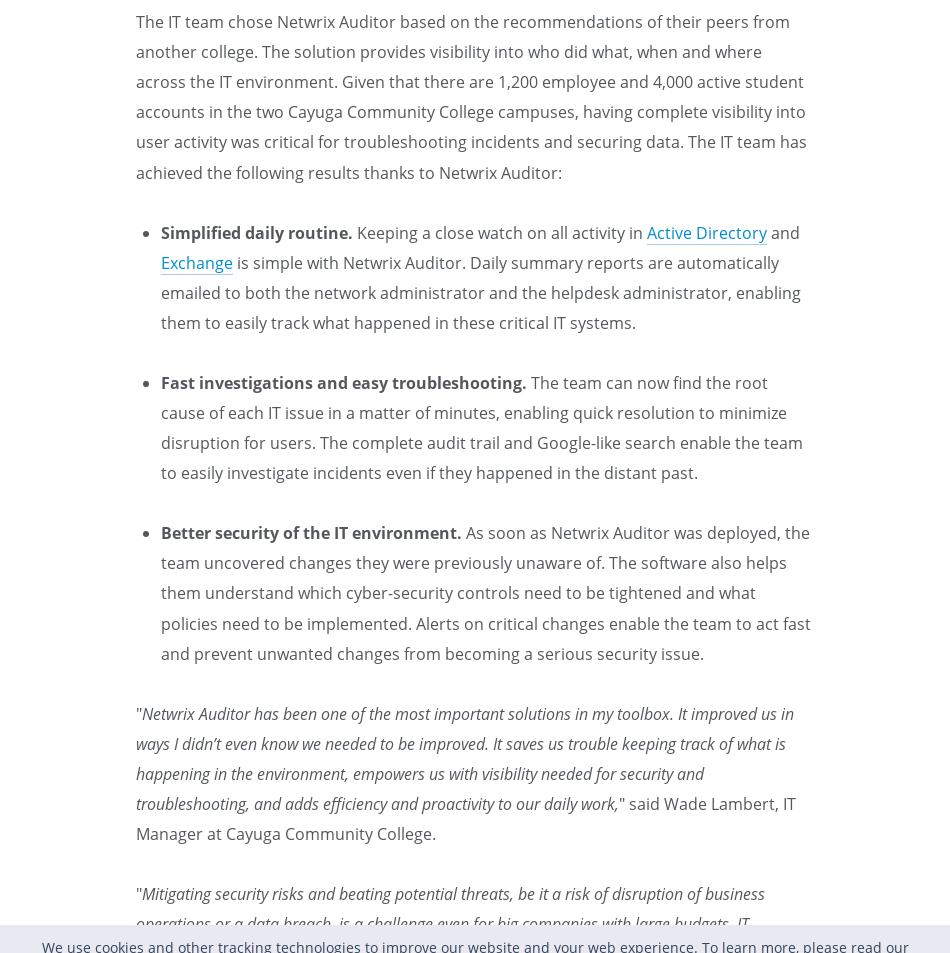 The height and width of the screenshot is (953, 950). Describe the element at coordinates (464, 758) in the screenshot. I see `'Netwrix Auditor has been one of the most important solutions in my toolbox. It improved us in ways I didn’t even know we needed to be improved. It saves us trouble keeping track of what is happening in the environment, empowers us with visibility needed for security and troubleshooting, and adds efficiency and proactivity to our daily work,'` at that location.